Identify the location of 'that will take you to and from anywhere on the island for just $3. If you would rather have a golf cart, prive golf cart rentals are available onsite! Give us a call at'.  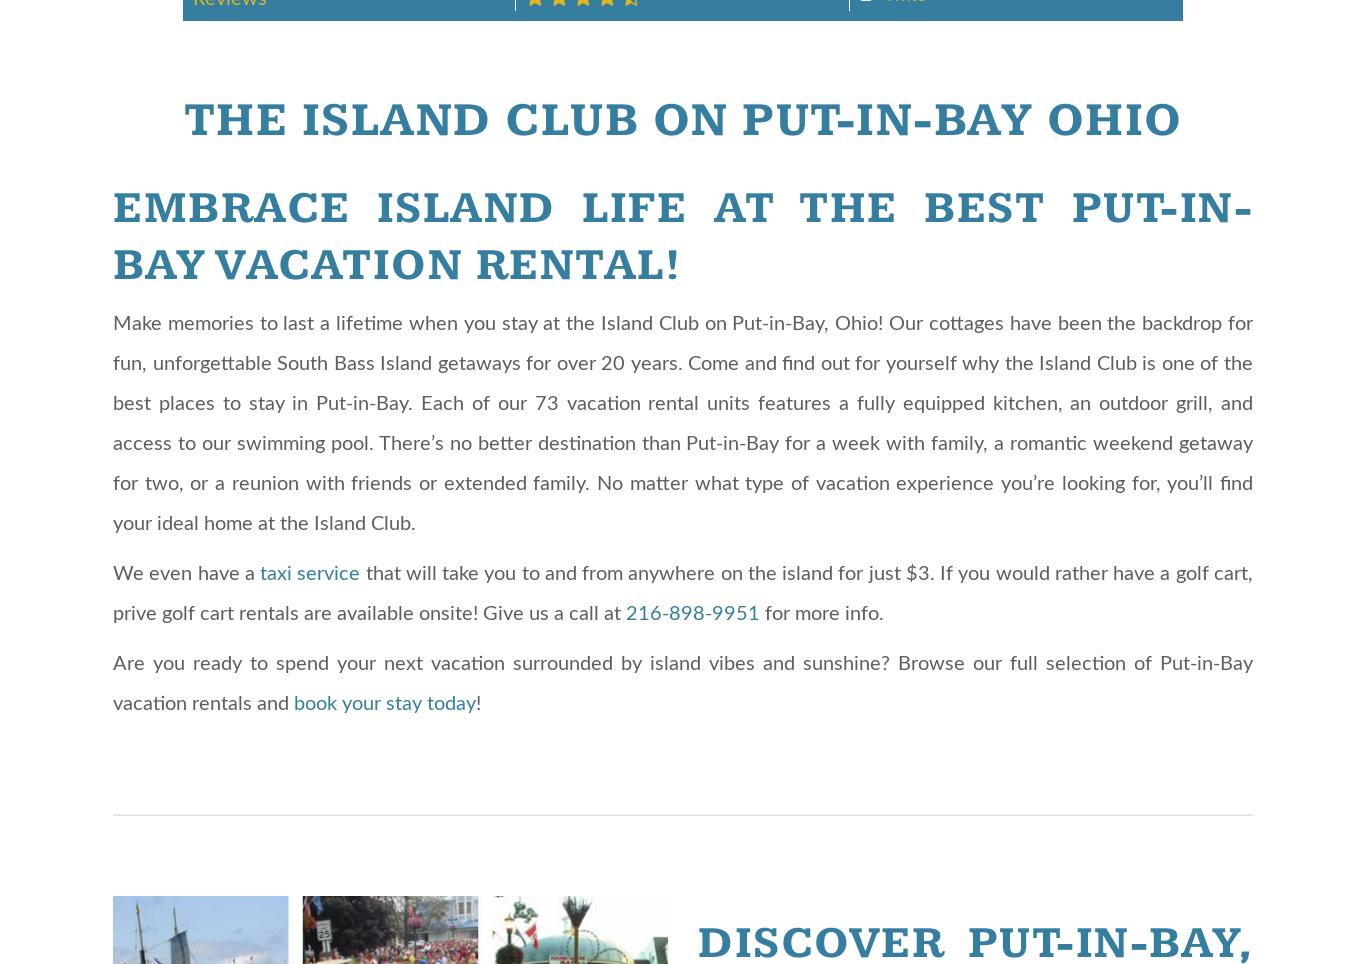
(683, 591).